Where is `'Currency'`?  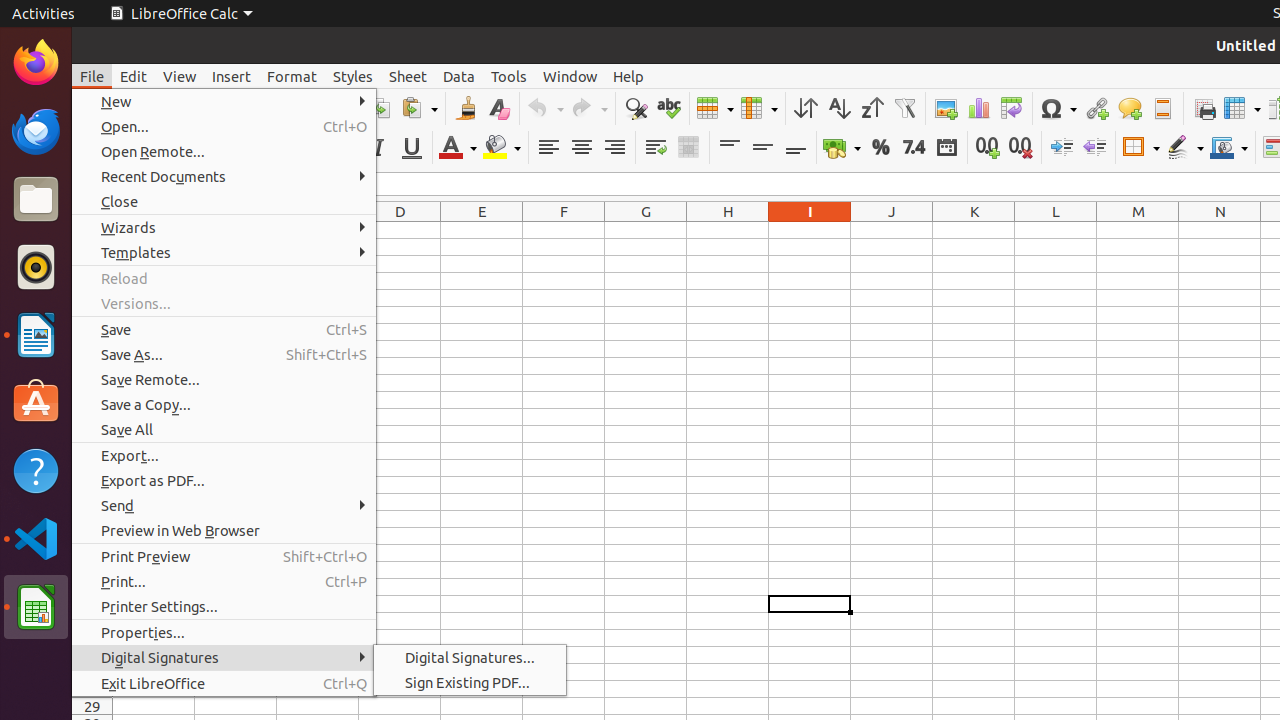 'Currency' is located at coordinates (841, 146).